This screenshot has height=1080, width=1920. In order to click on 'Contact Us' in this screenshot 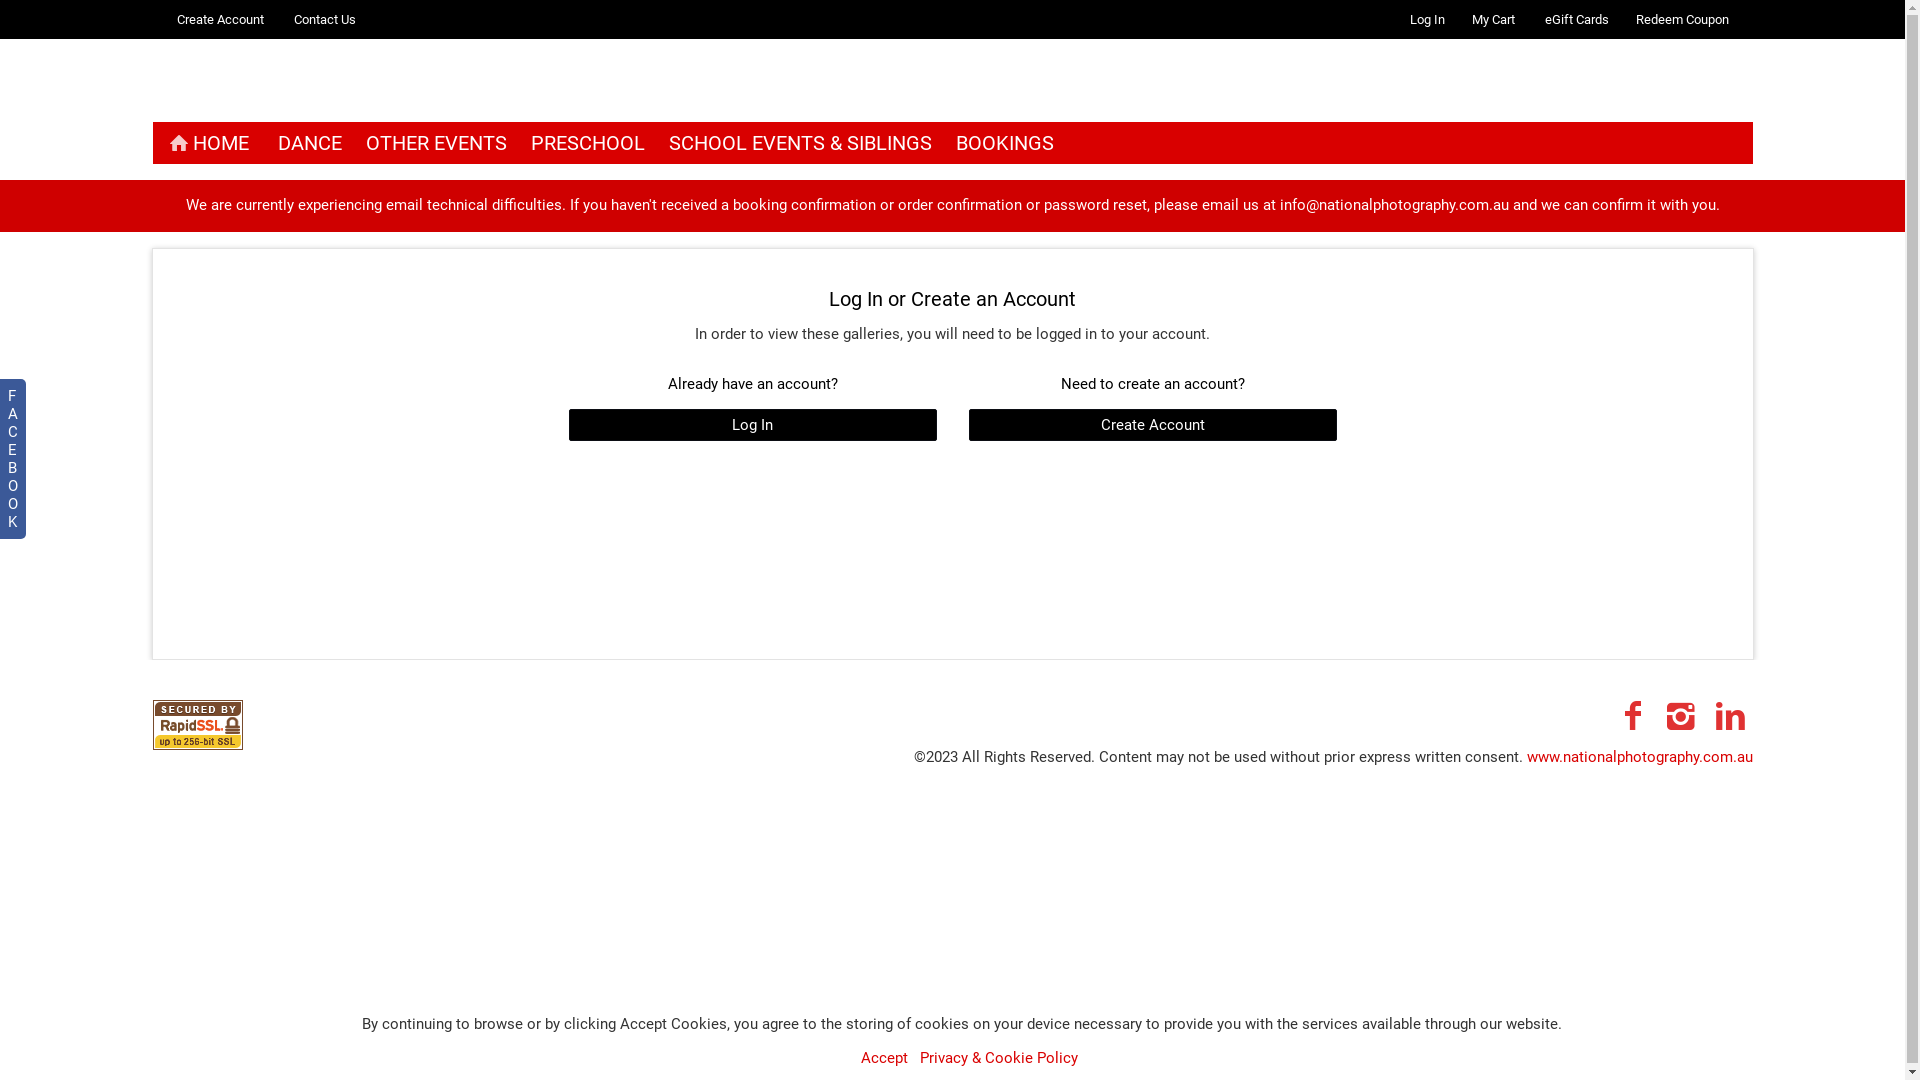, I will do `click(325, 19)`.